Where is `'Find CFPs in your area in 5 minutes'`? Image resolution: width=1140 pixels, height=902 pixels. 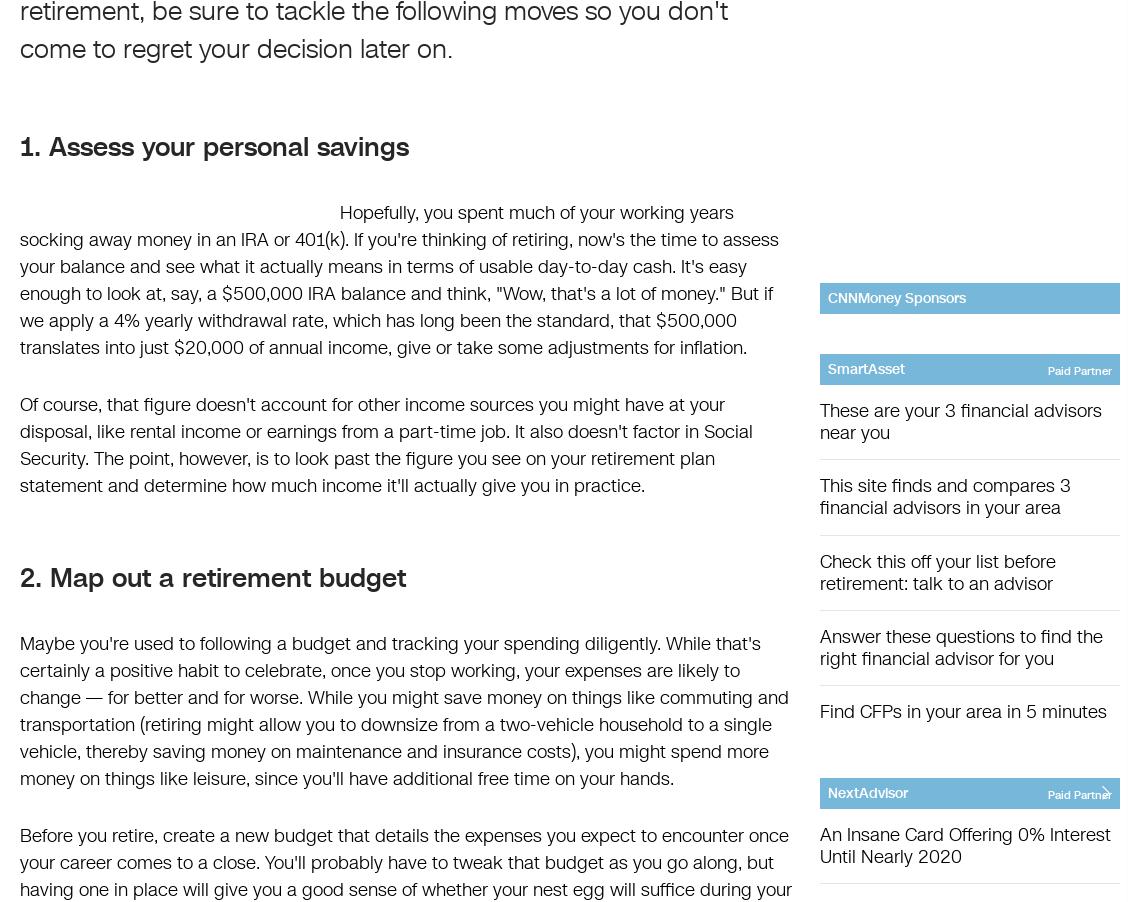
'Find CFPs in your area in 5 minutes' is located at coordinates (962, 712).